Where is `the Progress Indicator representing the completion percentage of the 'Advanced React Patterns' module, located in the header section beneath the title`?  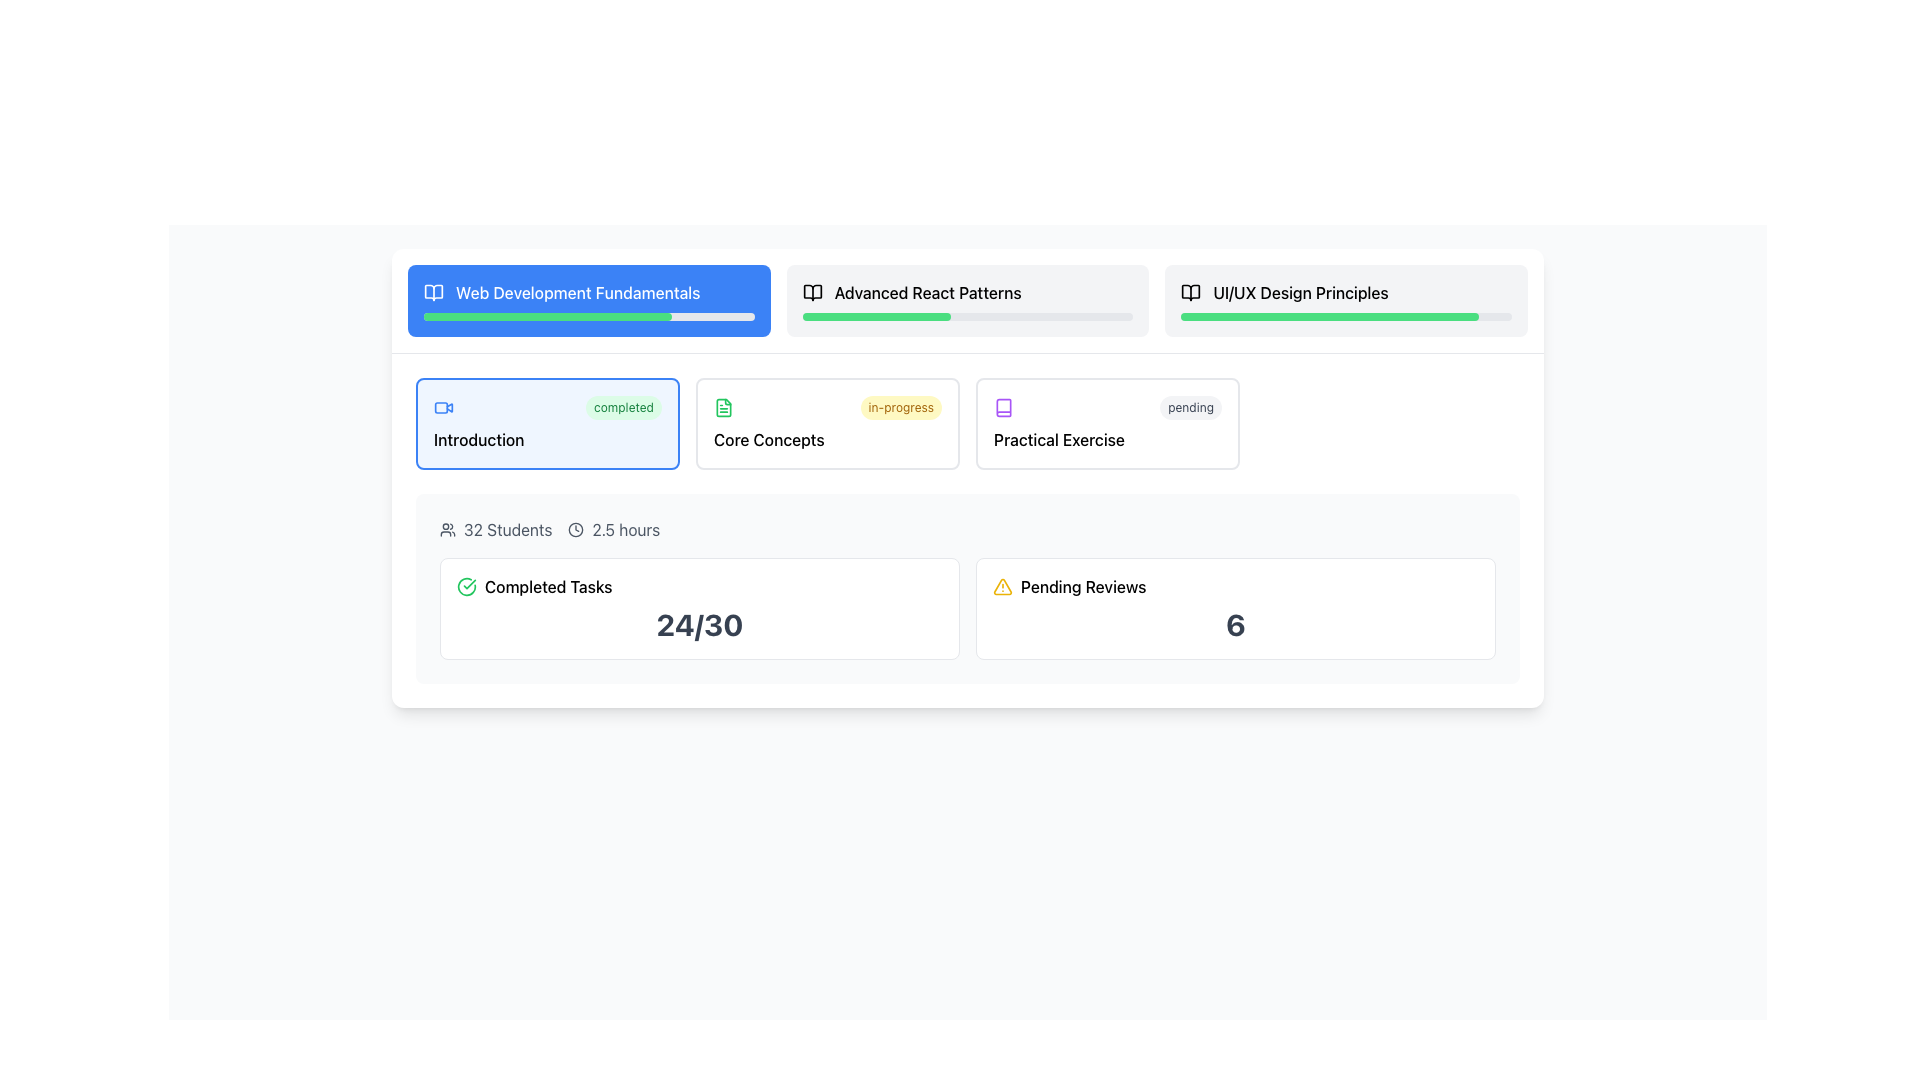 the Progress Indicator representing the completion percentage of the 'Advanced React Patterns' module, located in the header section beneath the title is located at coordinates (877, 315).